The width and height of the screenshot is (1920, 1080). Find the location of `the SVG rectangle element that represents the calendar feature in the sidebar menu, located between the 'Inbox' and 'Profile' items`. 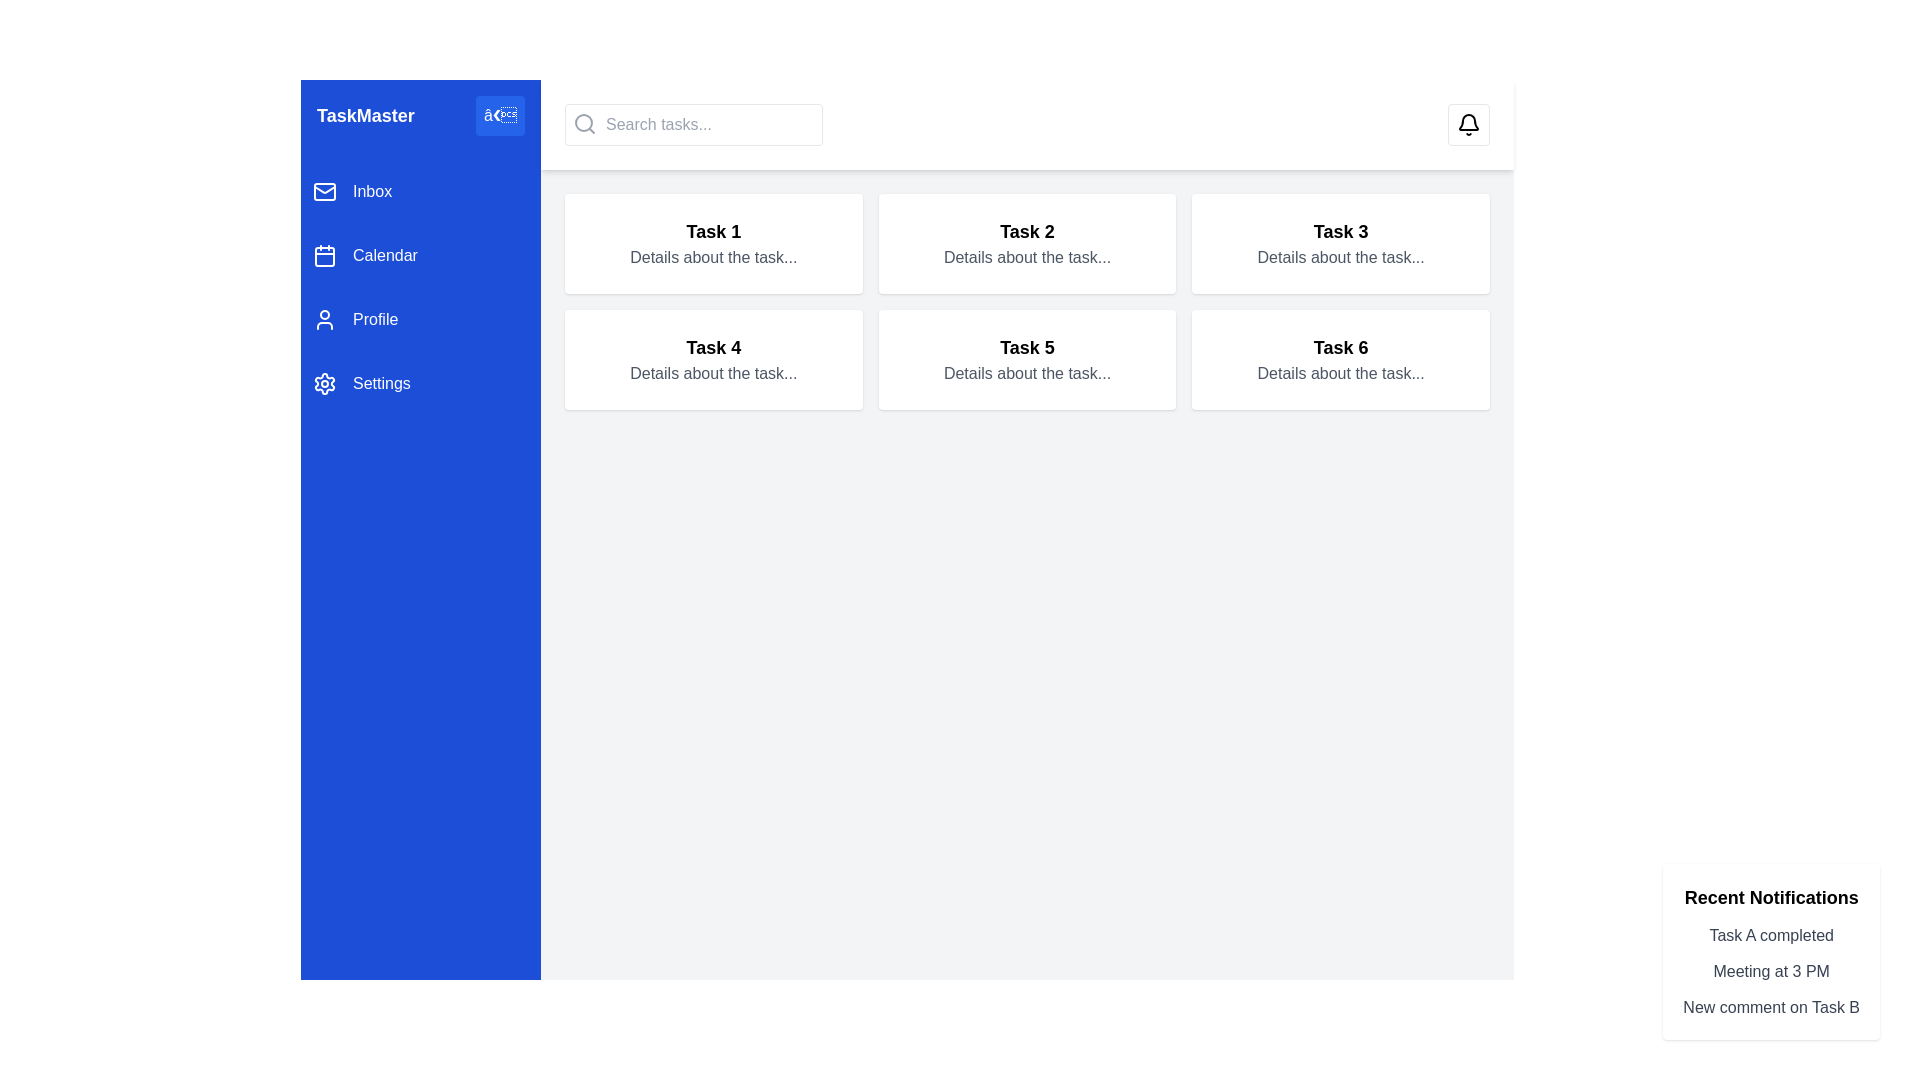

the SVG rectangle element that represents the calendar feature in the sidebar menu, located between the 'Inbox' and 'Profile' items is located at coordinates (325, 256).